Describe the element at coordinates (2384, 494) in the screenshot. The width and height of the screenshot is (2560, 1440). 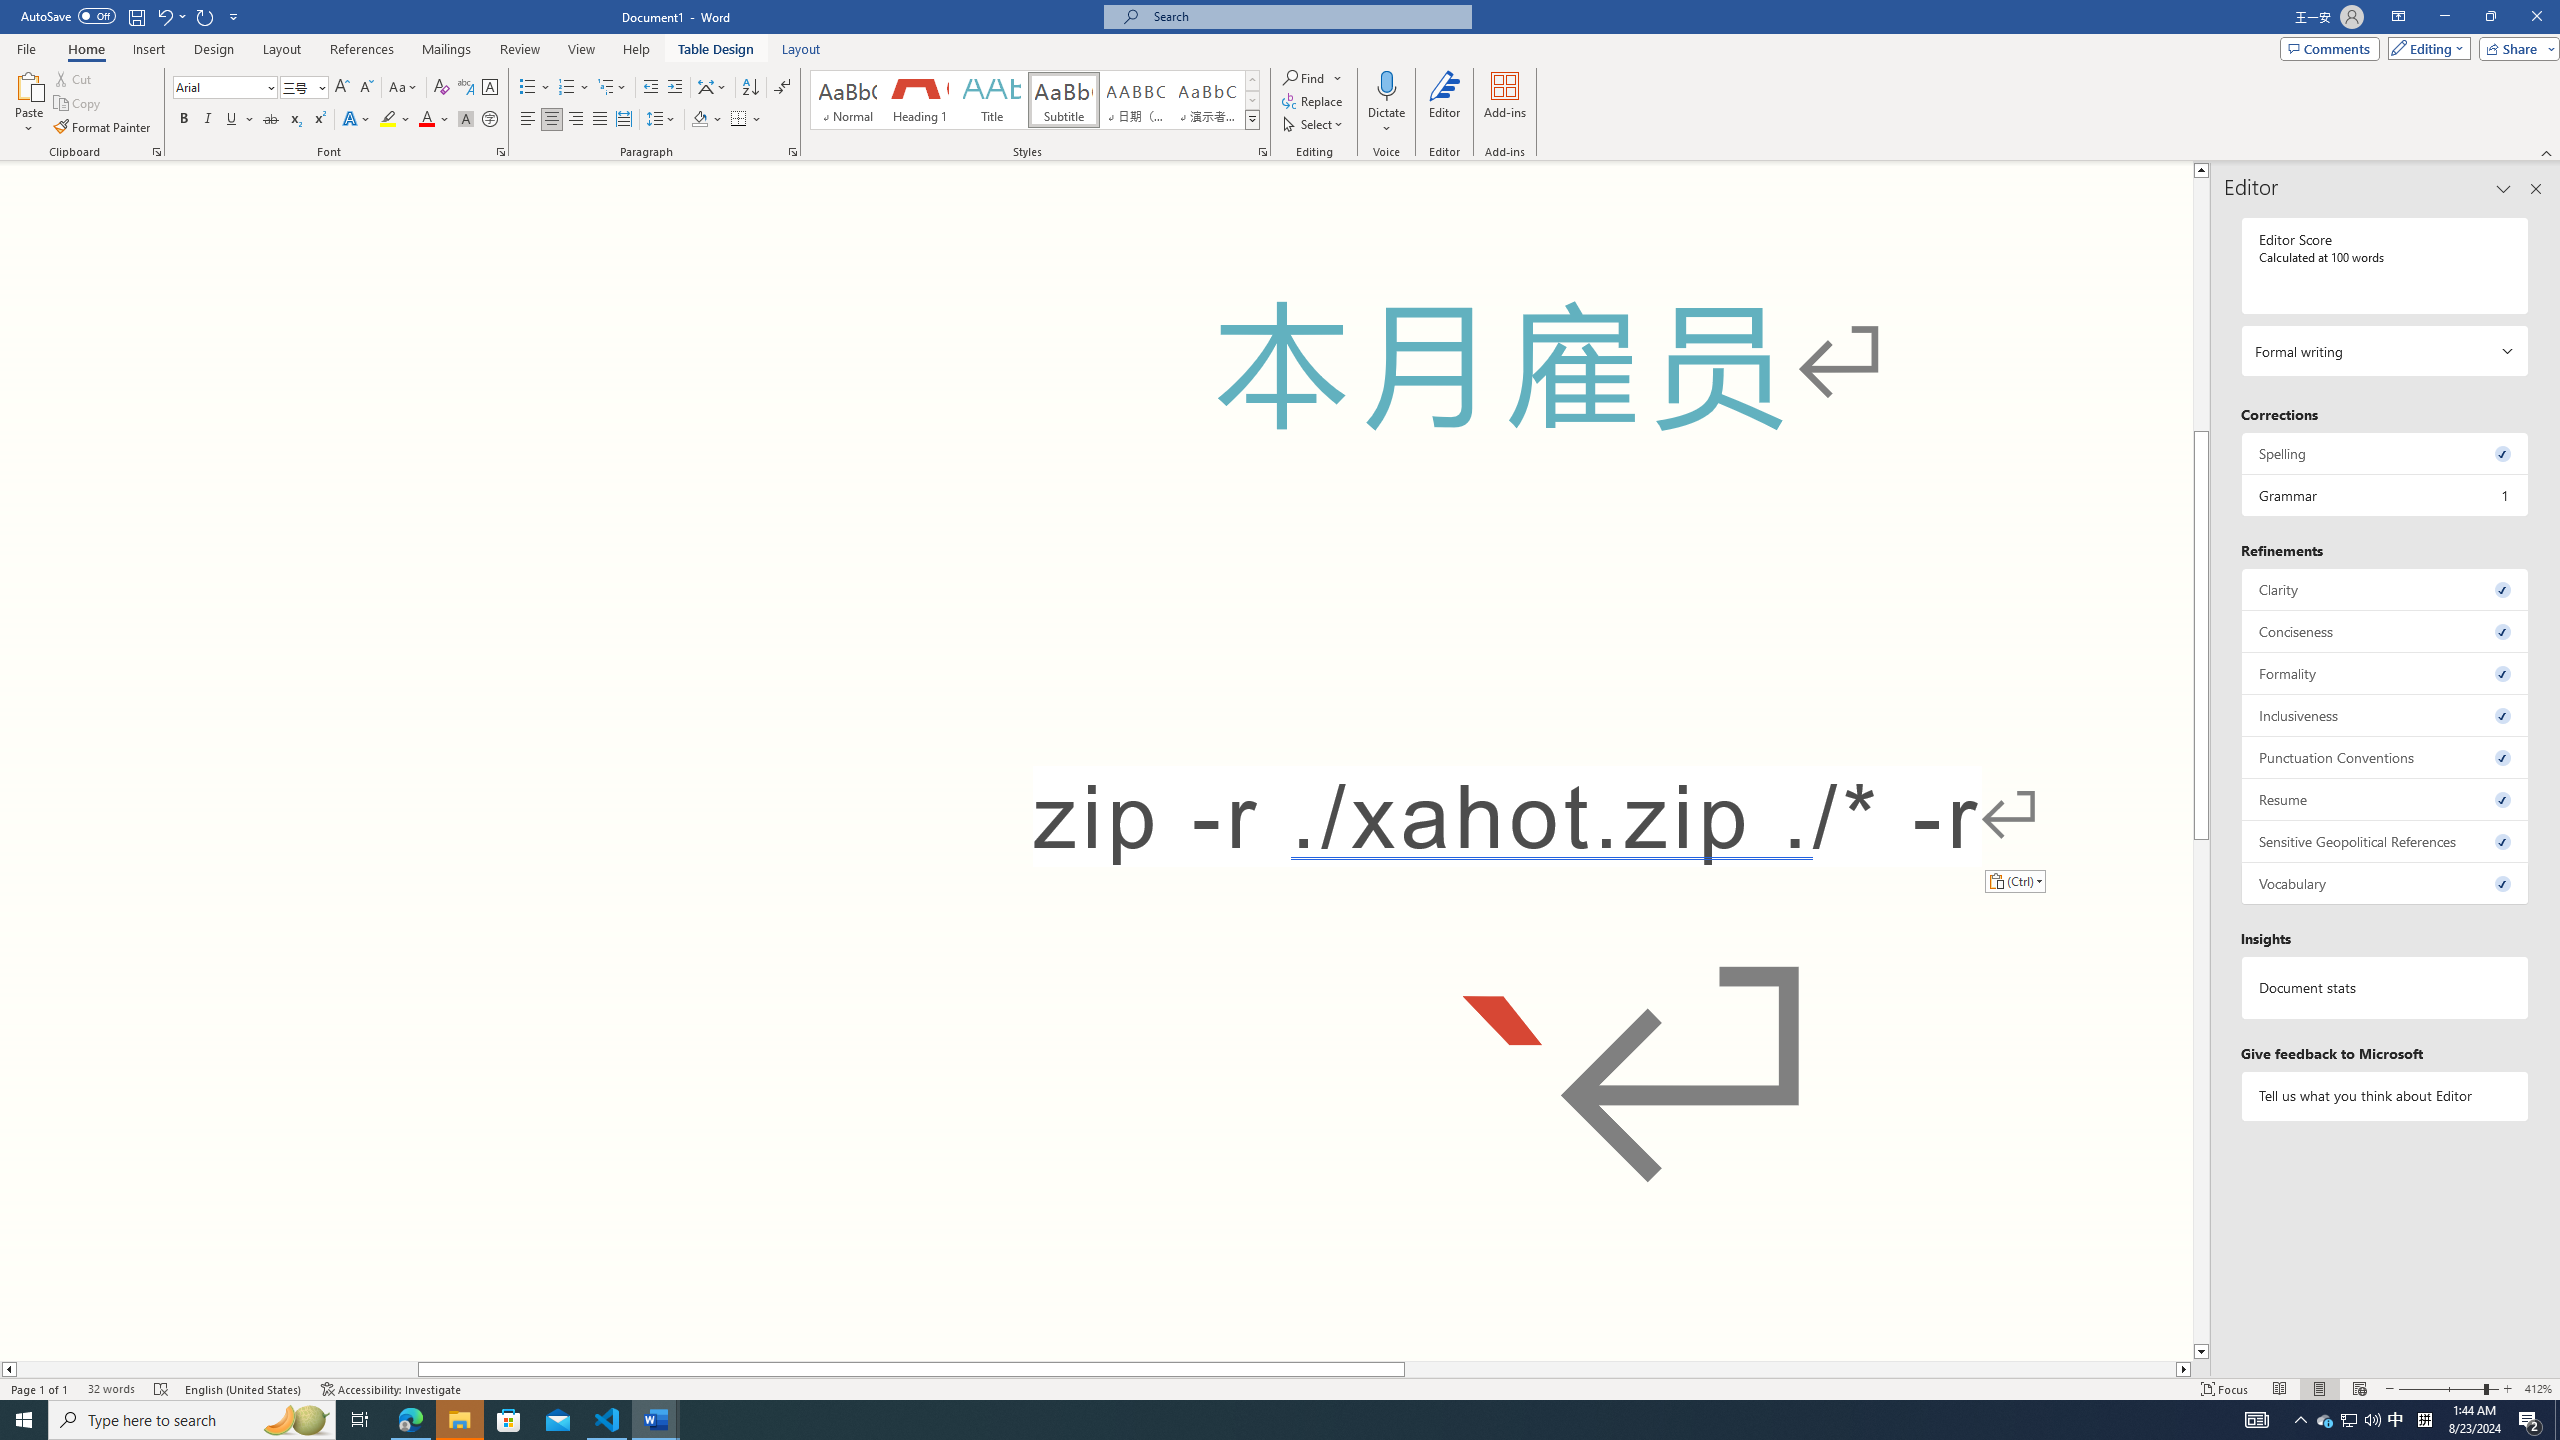
I see `'Grammar, 1 issue. Press space or enter to review items.'` at that location.